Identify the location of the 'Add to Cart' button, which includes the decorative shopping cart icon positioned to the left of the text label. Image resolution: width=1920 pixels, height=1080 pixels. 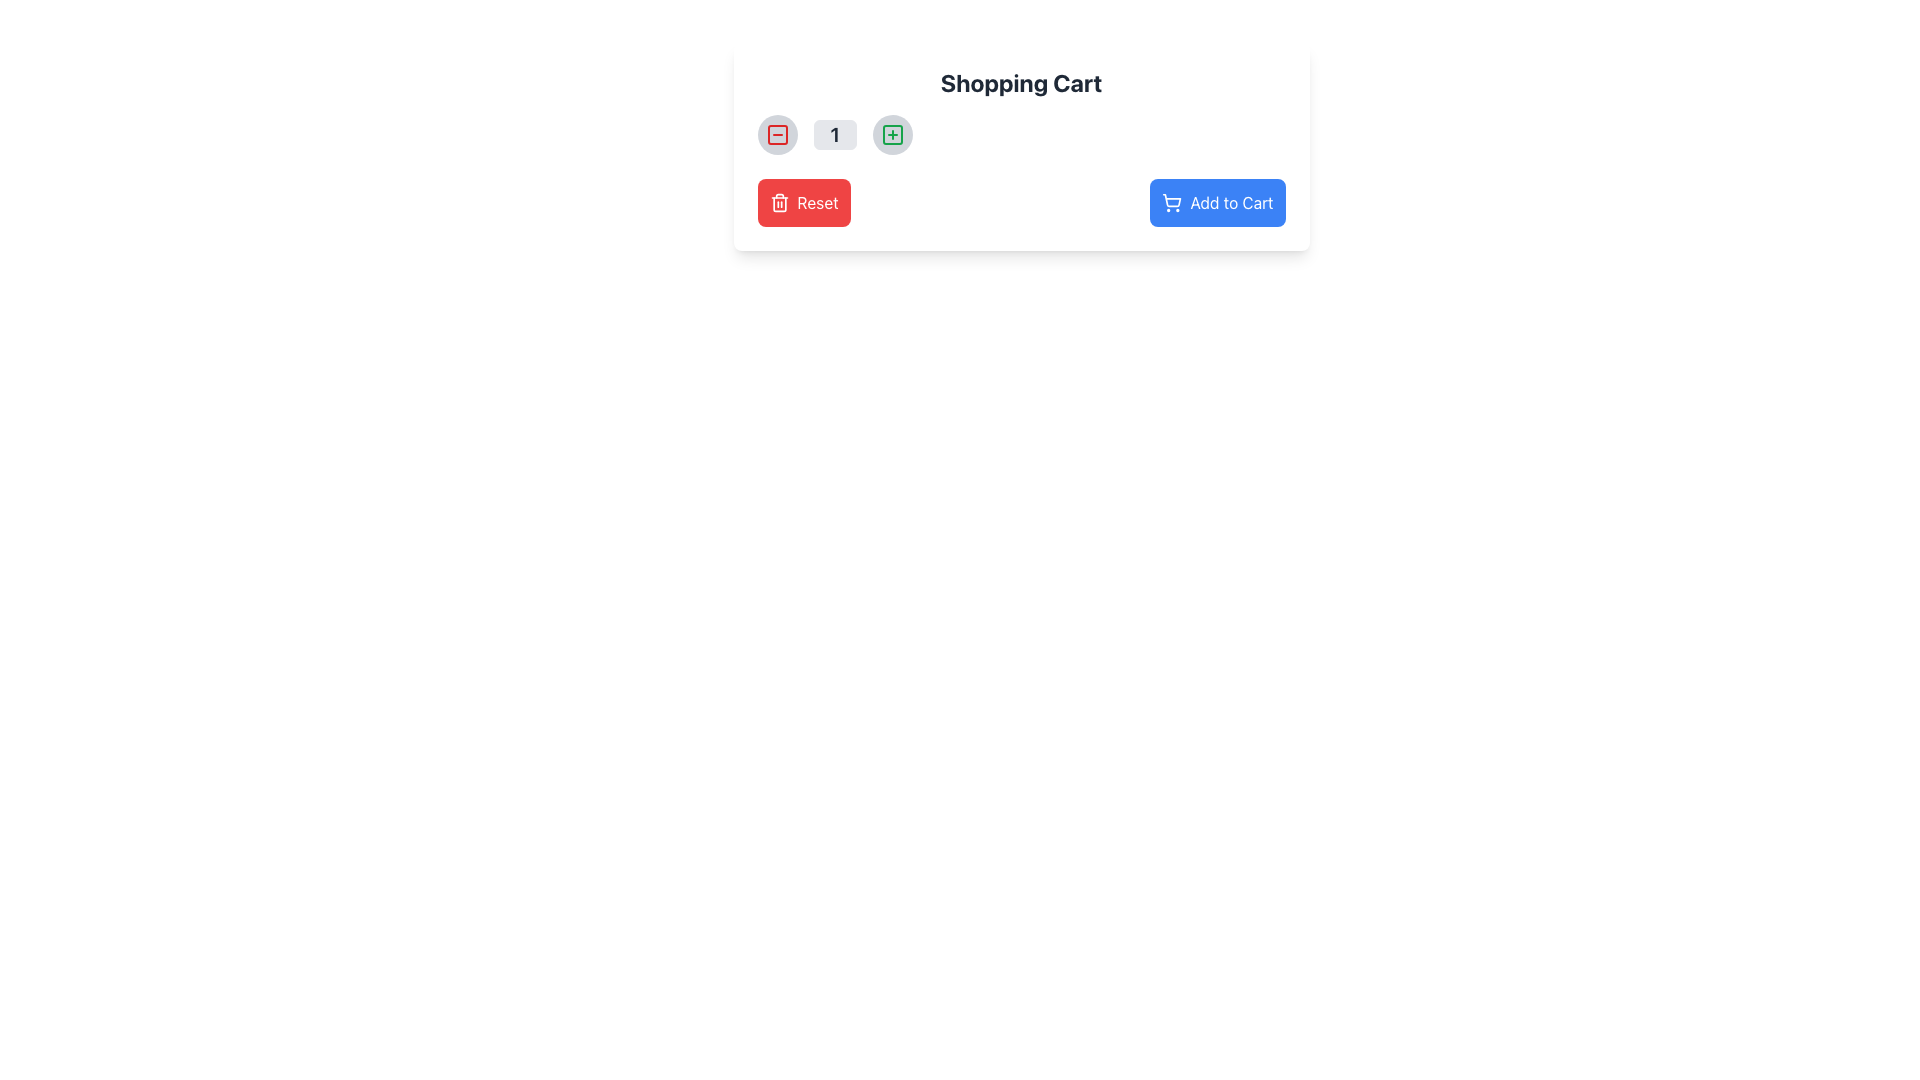
(1172, 203).